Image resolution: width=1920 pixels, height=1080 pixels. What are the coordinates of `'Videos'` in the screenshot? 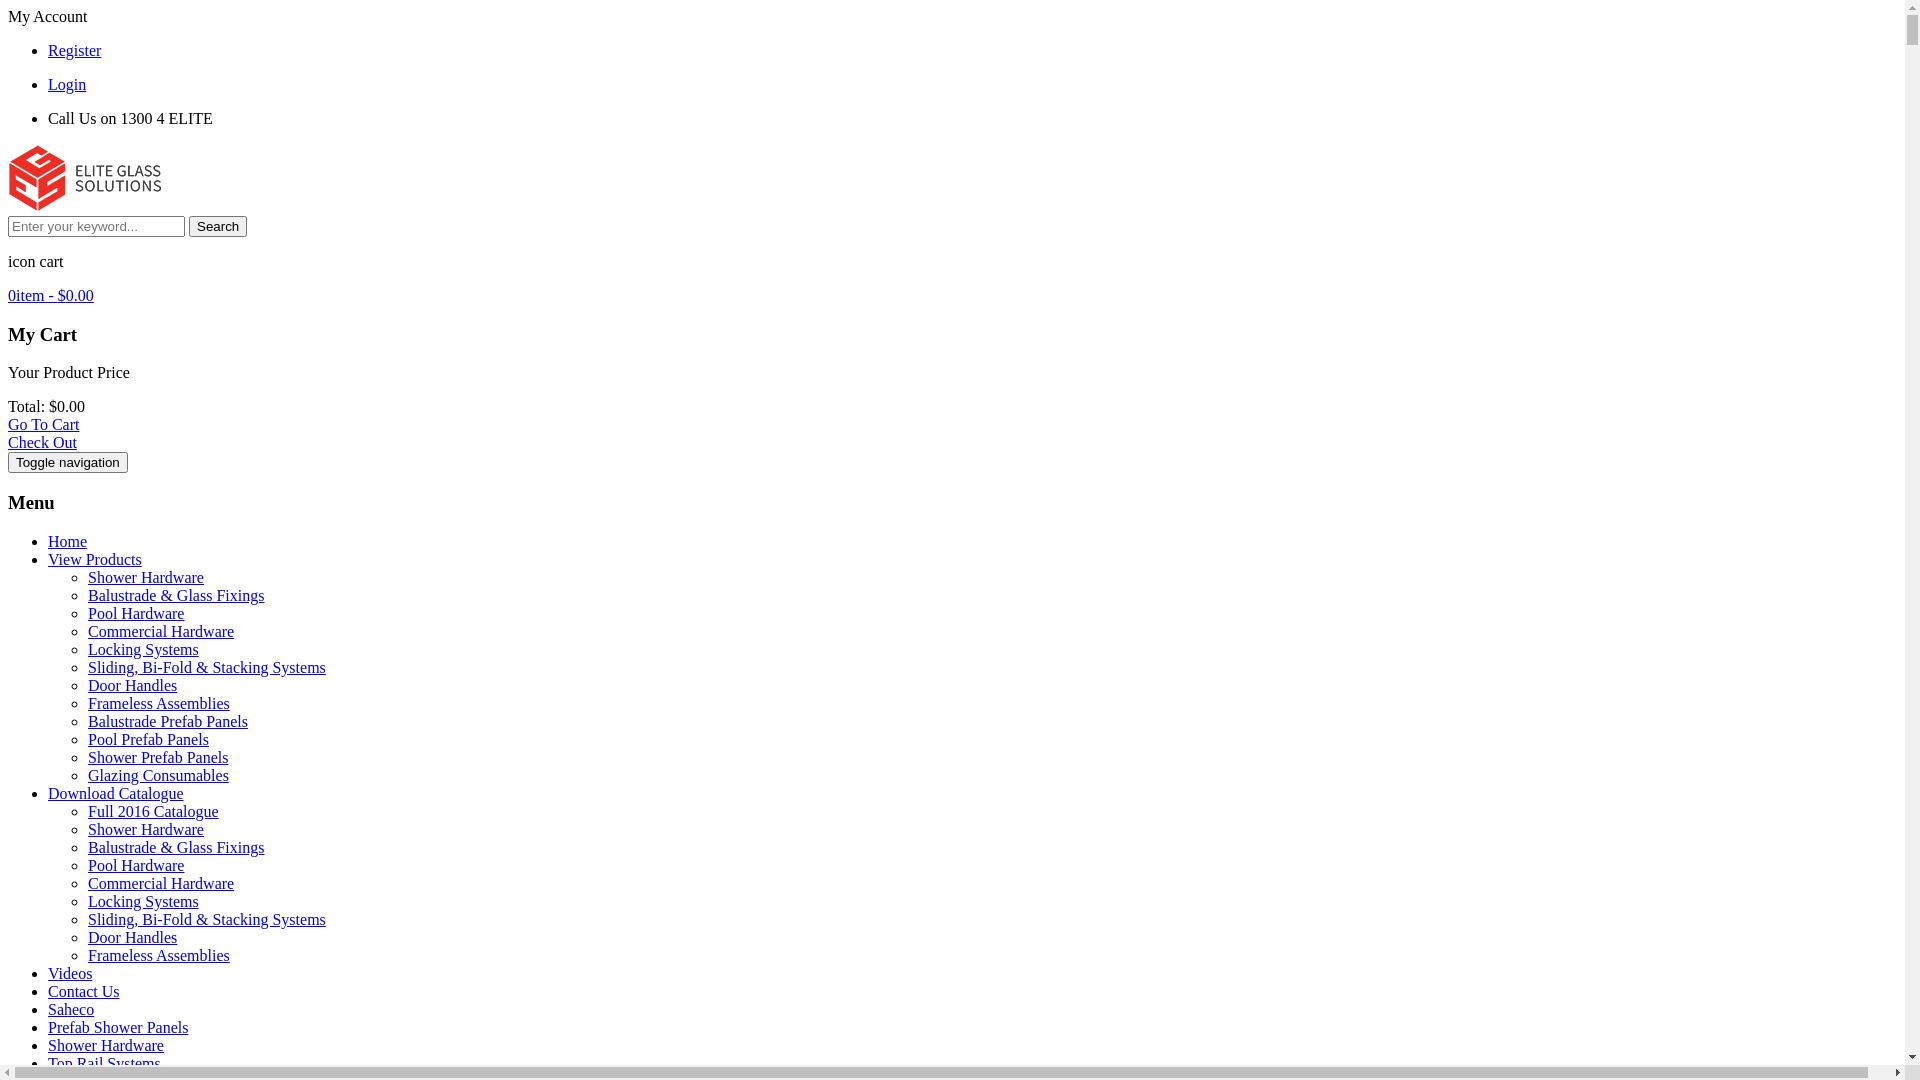 It's located at (70, 972).